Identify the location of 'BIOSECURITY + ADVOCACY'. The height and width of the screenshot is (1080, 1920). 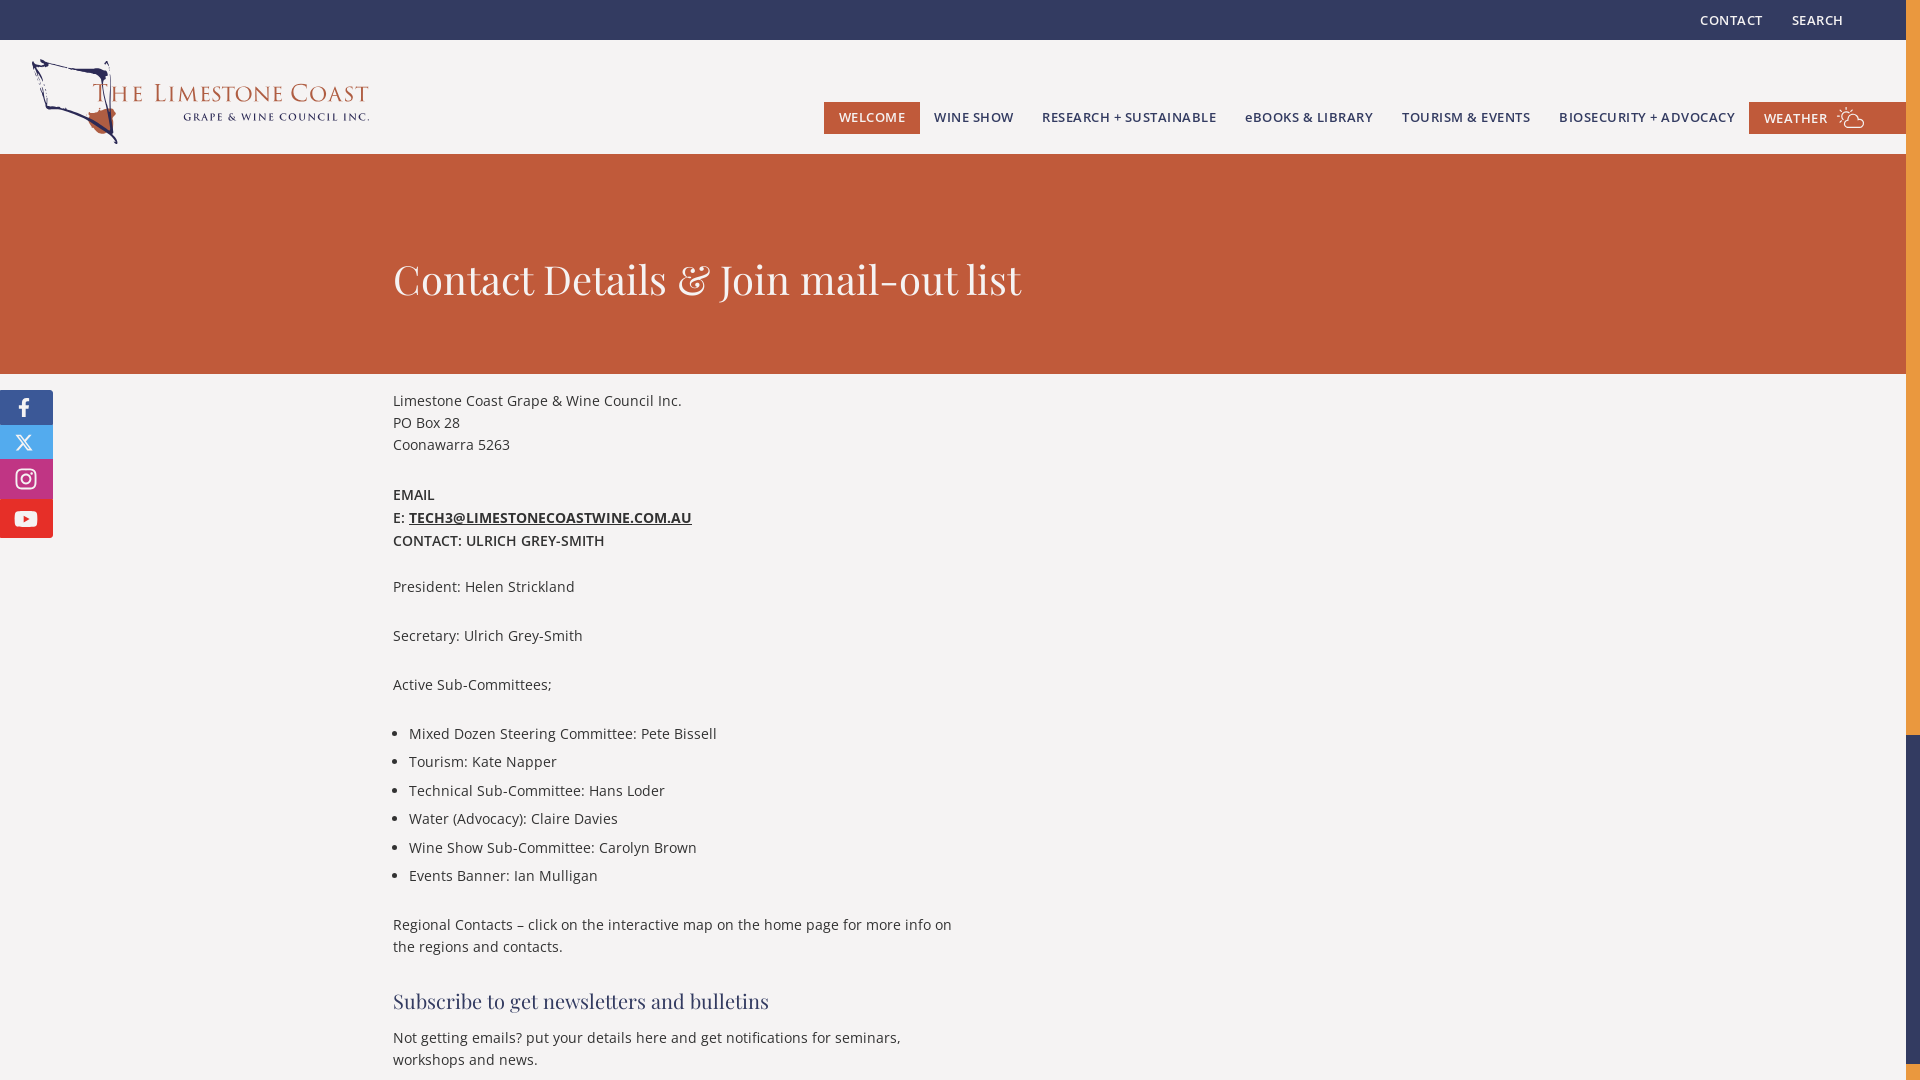
(1647, 118).